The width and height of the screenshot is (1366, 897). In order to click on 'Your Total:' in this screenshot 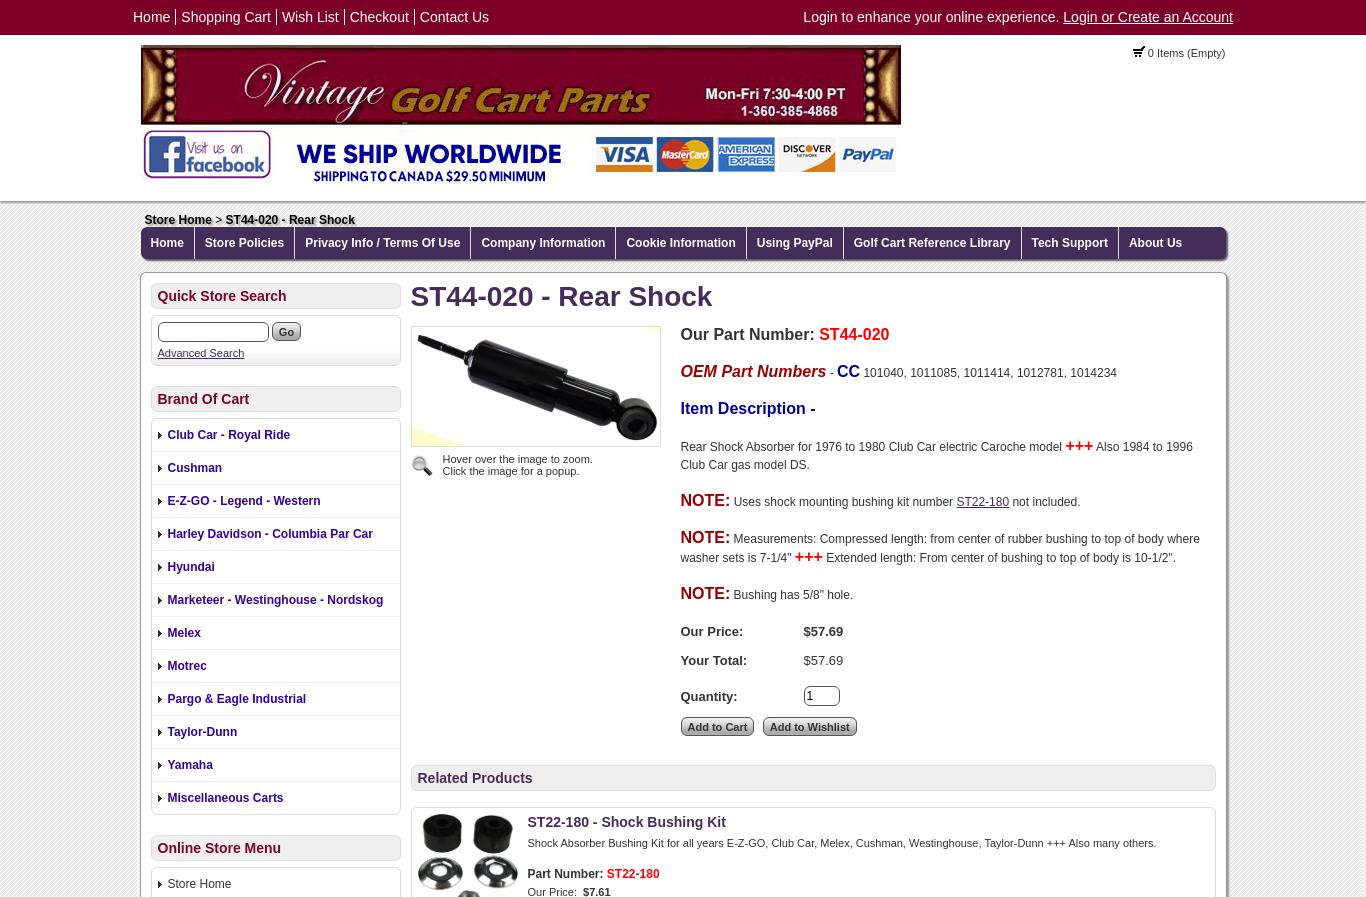, I will do `click(713, 660)`.